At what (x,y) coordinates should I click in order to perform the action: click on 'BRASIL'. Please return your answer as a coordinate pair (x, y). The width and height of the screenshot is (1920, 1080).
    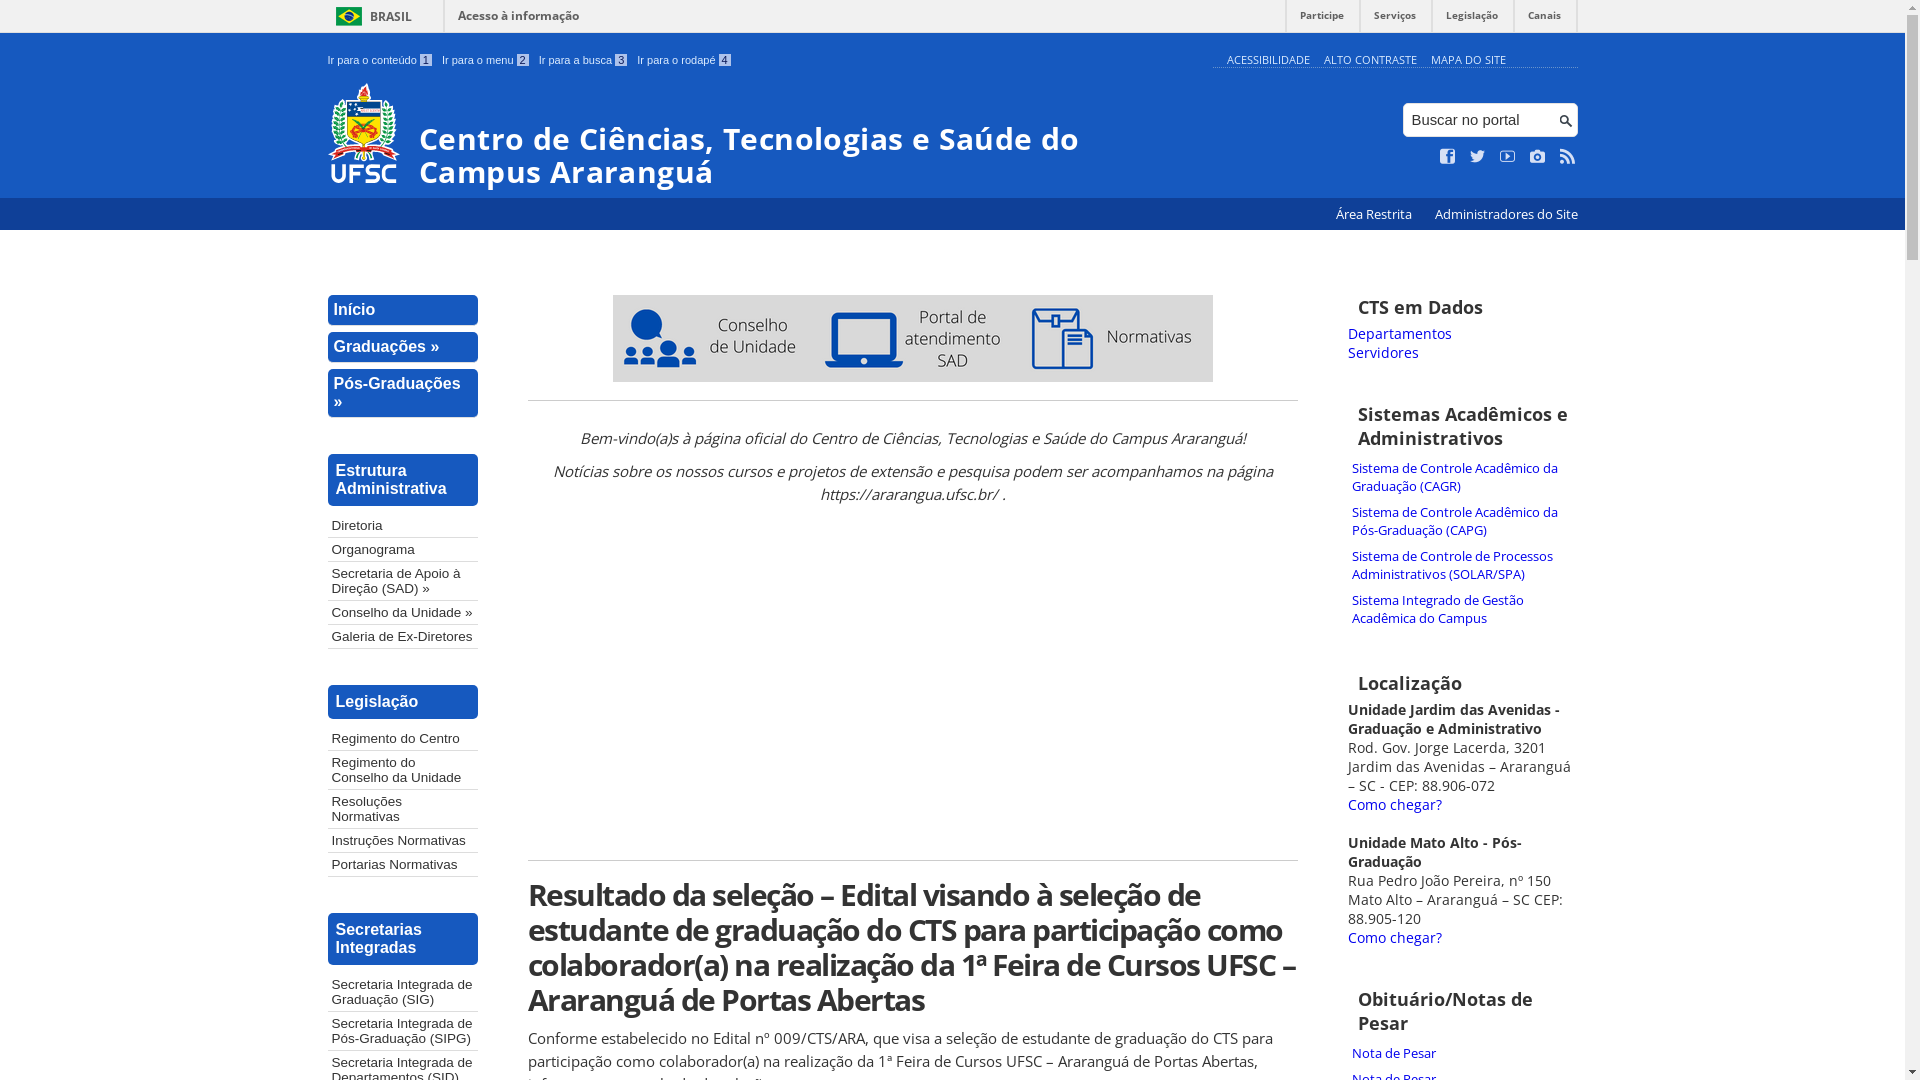
    Looking at the image, I should click on (370, 16).